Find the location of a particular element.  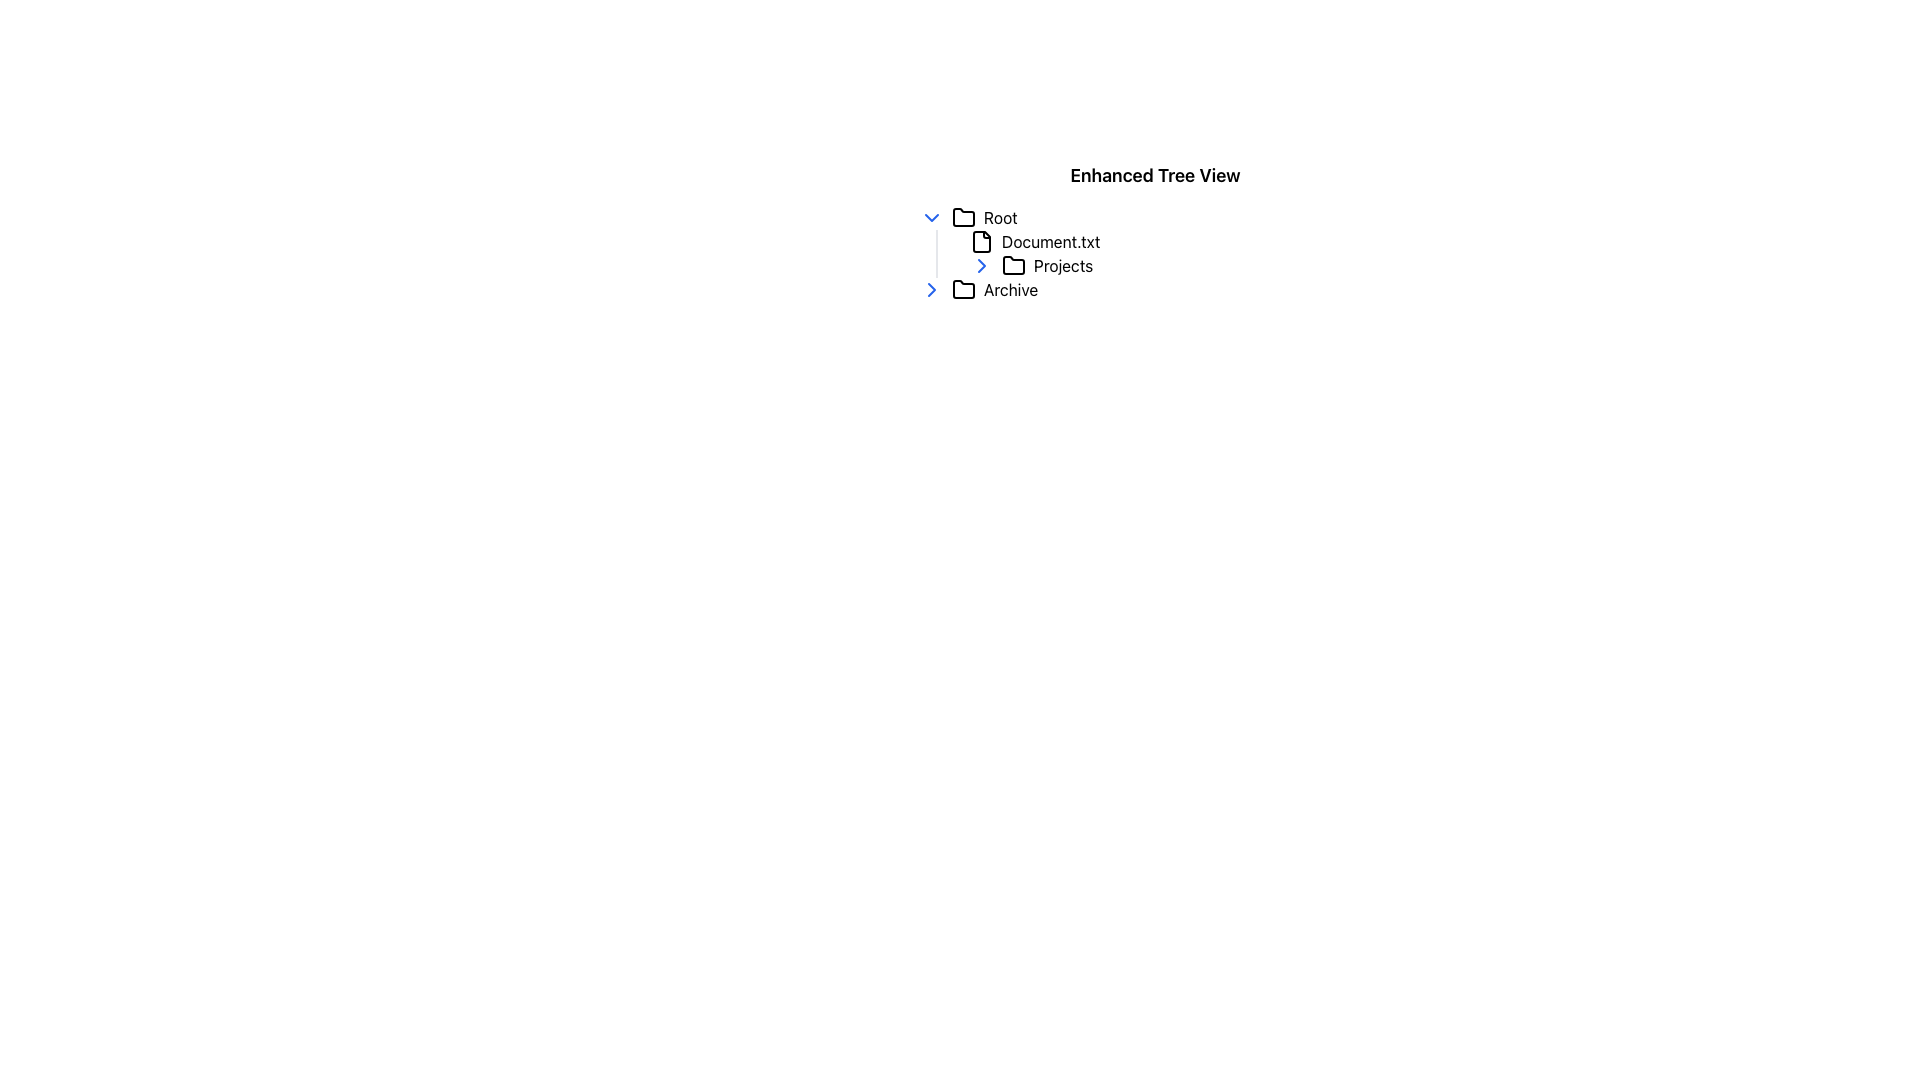

the folder icon representing 'Projects' in the file tree structure, located directly to the left of the text 'Projects' is located at coordinates (1013, 264).